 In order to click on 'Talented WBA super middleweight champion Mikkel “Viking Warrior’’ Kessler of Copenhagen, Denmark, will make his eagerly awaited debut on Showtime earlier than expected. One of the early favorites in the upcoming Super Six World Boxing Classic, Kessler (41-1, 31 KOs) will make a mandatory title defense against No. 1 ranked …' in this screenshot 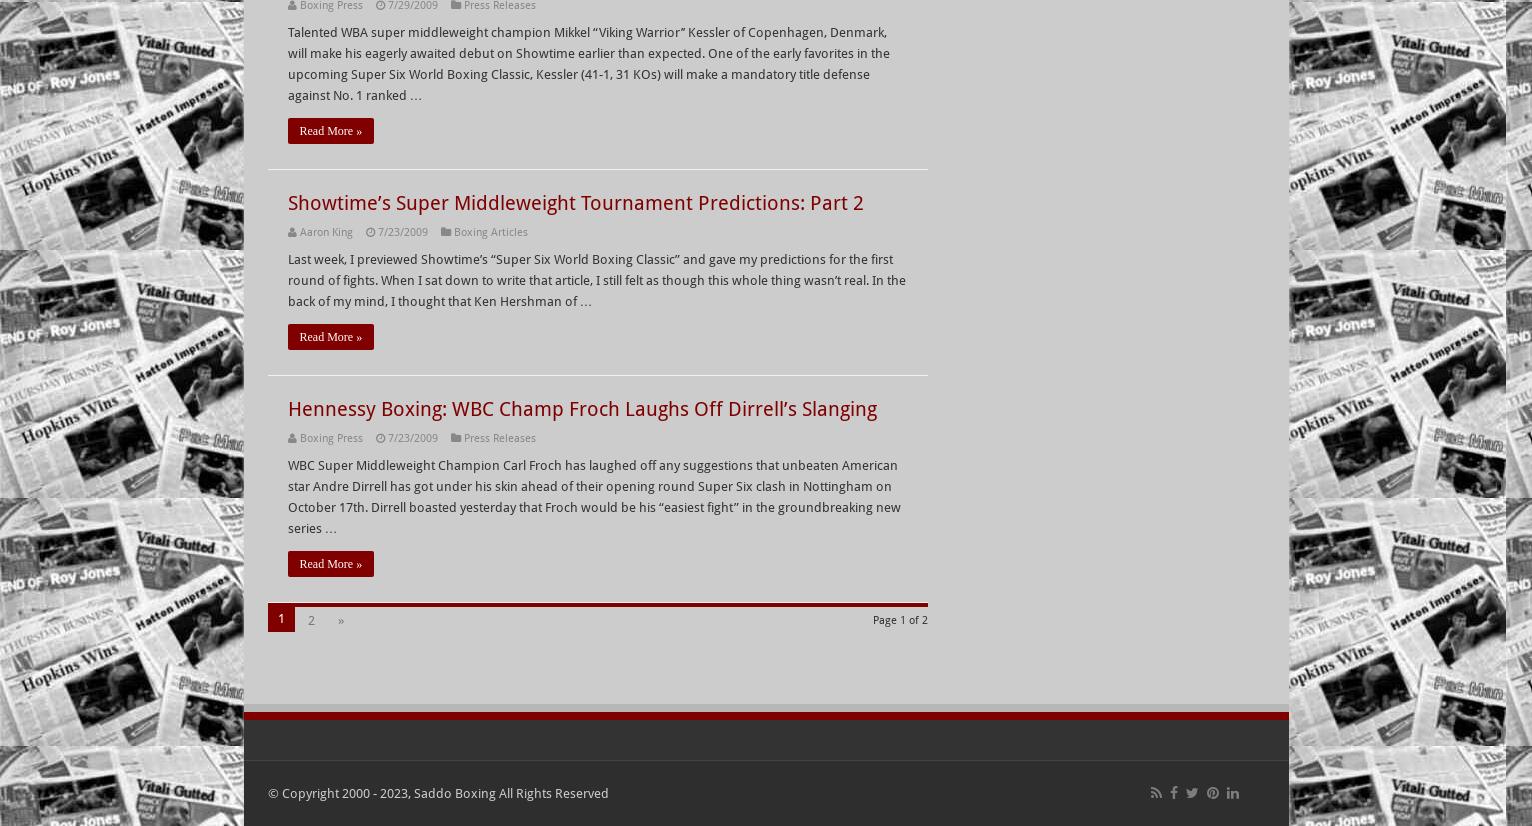, I will do `click(587, 64)`.